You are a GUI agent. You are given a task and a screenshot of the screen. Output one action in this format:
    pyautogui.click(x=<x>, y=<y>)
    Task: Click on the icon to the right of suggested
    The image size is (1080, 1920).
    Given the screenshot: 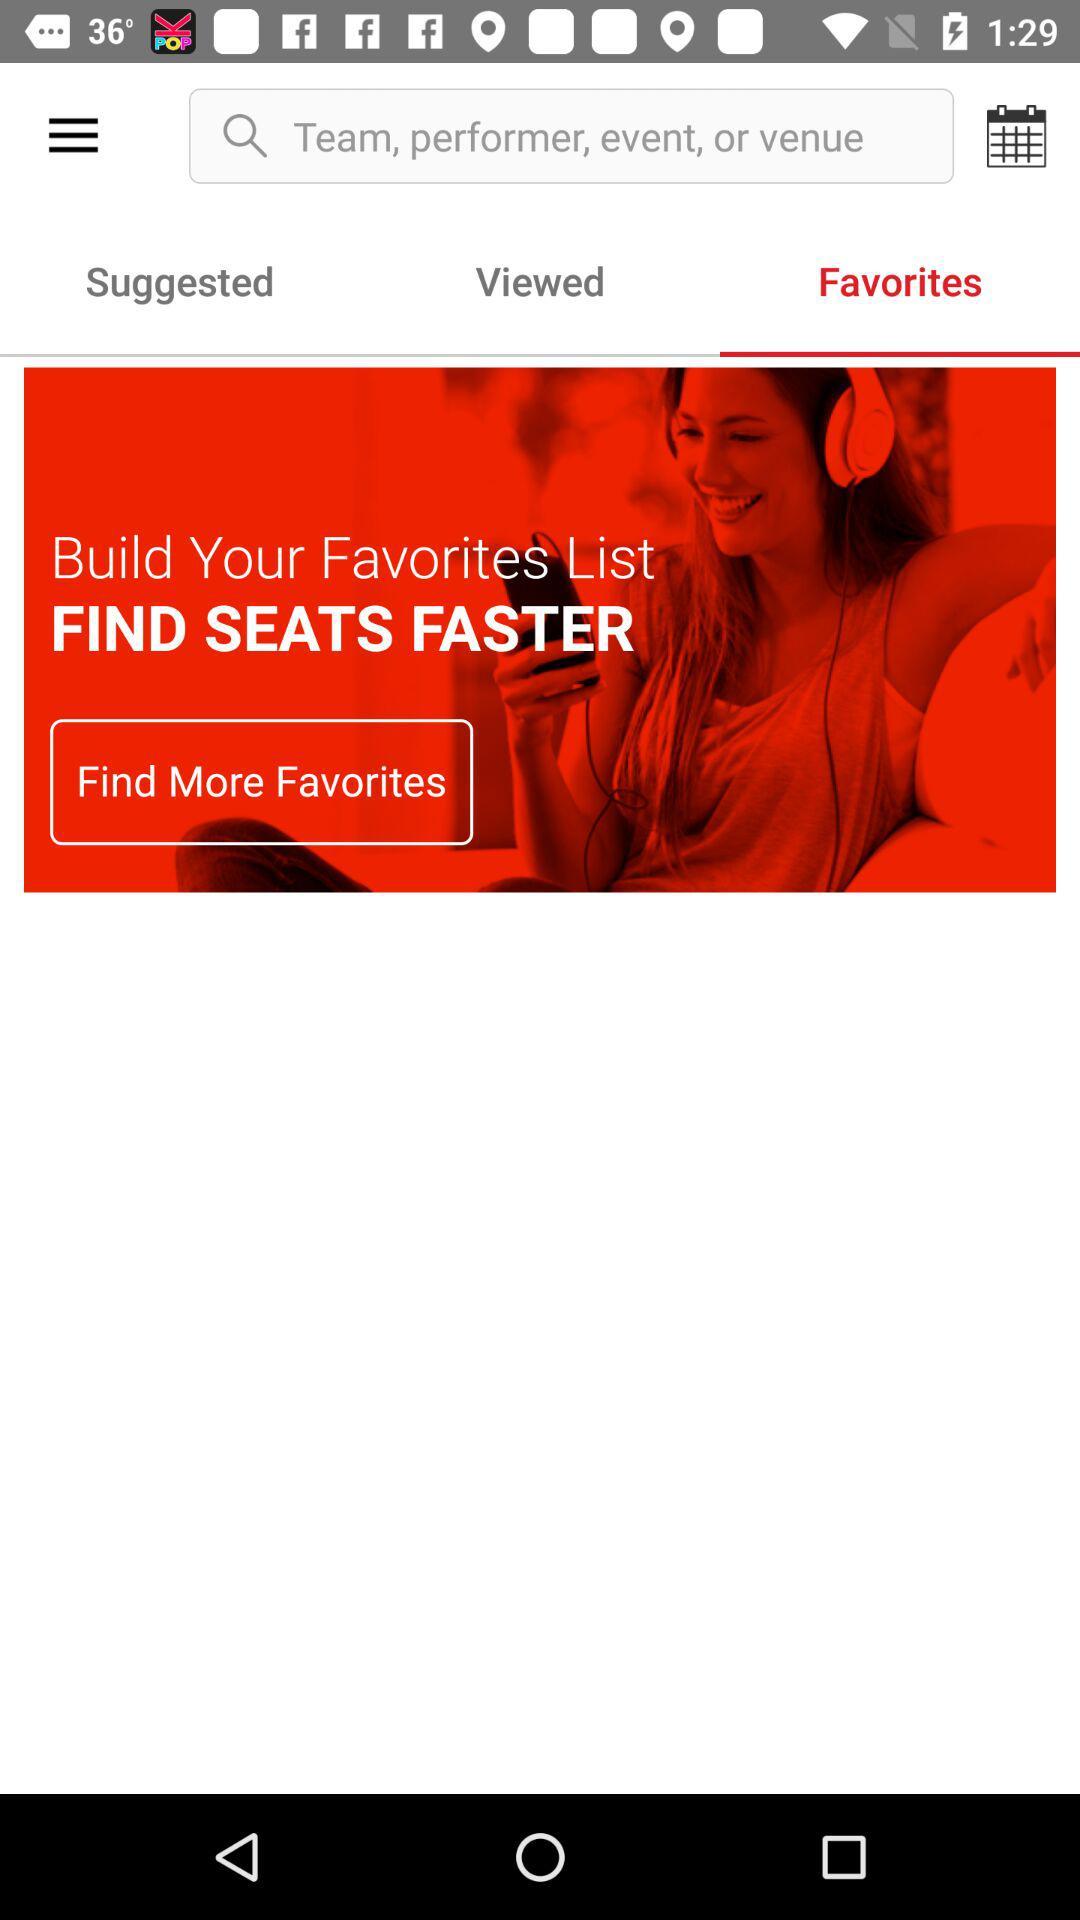 What is the action you would take?
    pyautogui.click(x=540, y=279)
    